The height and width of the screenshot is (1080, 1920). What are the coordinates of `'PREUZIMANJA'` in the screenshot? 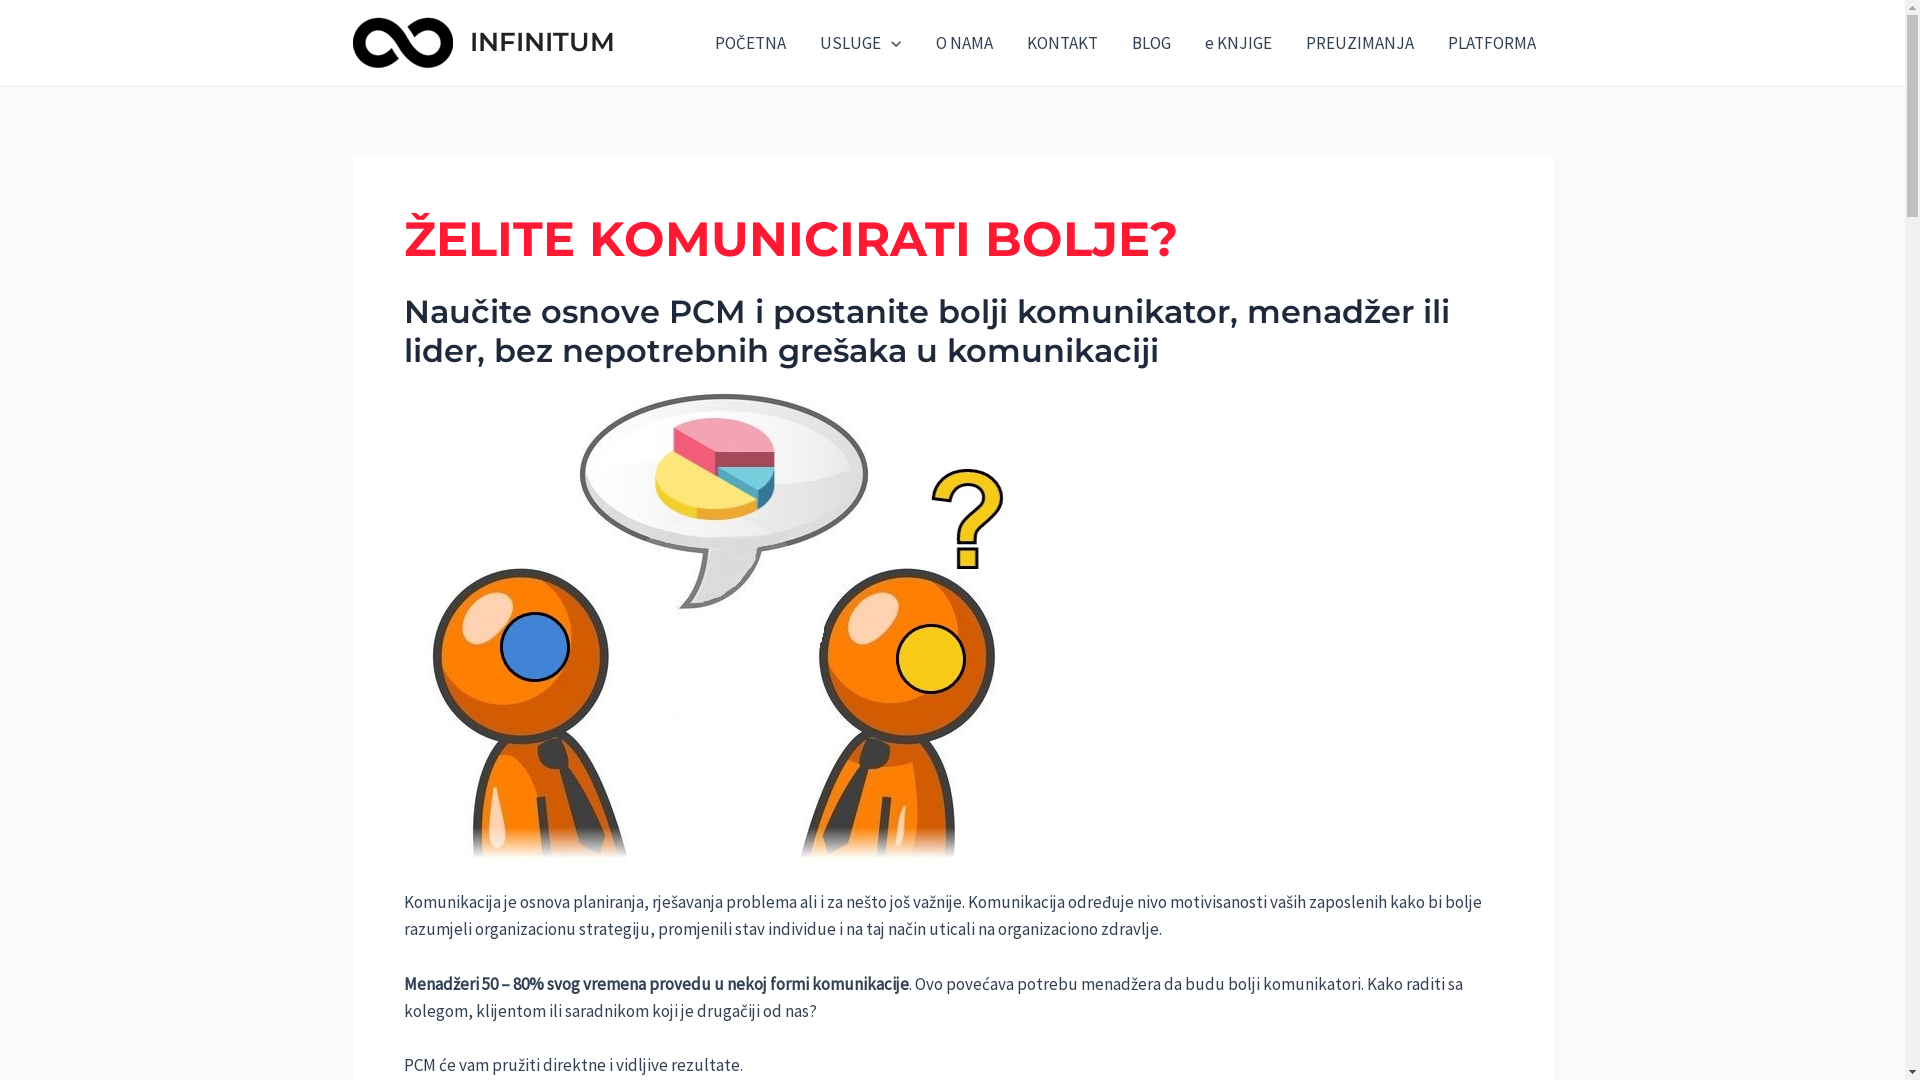 It's located at (1358, 42).